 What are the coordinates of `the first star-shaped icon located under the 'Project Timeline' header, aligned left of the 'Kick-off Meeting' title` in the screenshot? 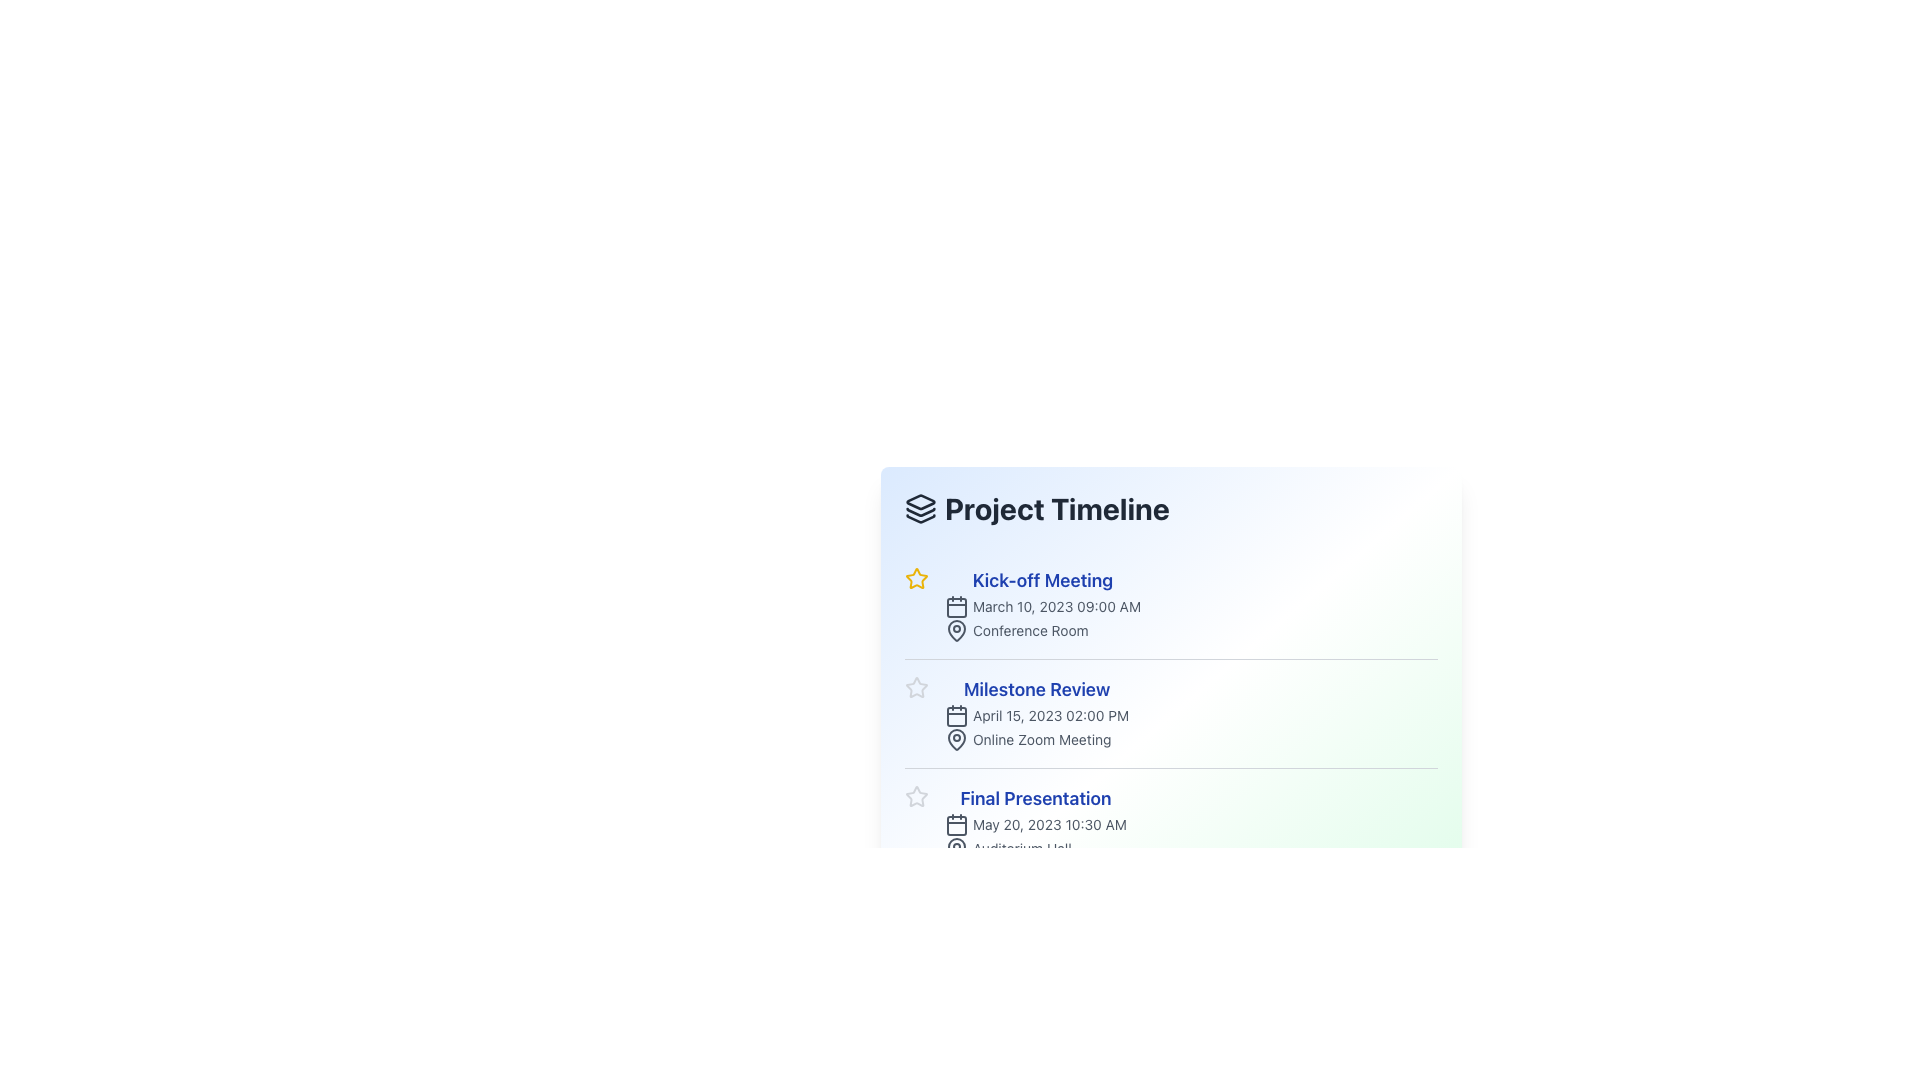 It's located at (915, 795).